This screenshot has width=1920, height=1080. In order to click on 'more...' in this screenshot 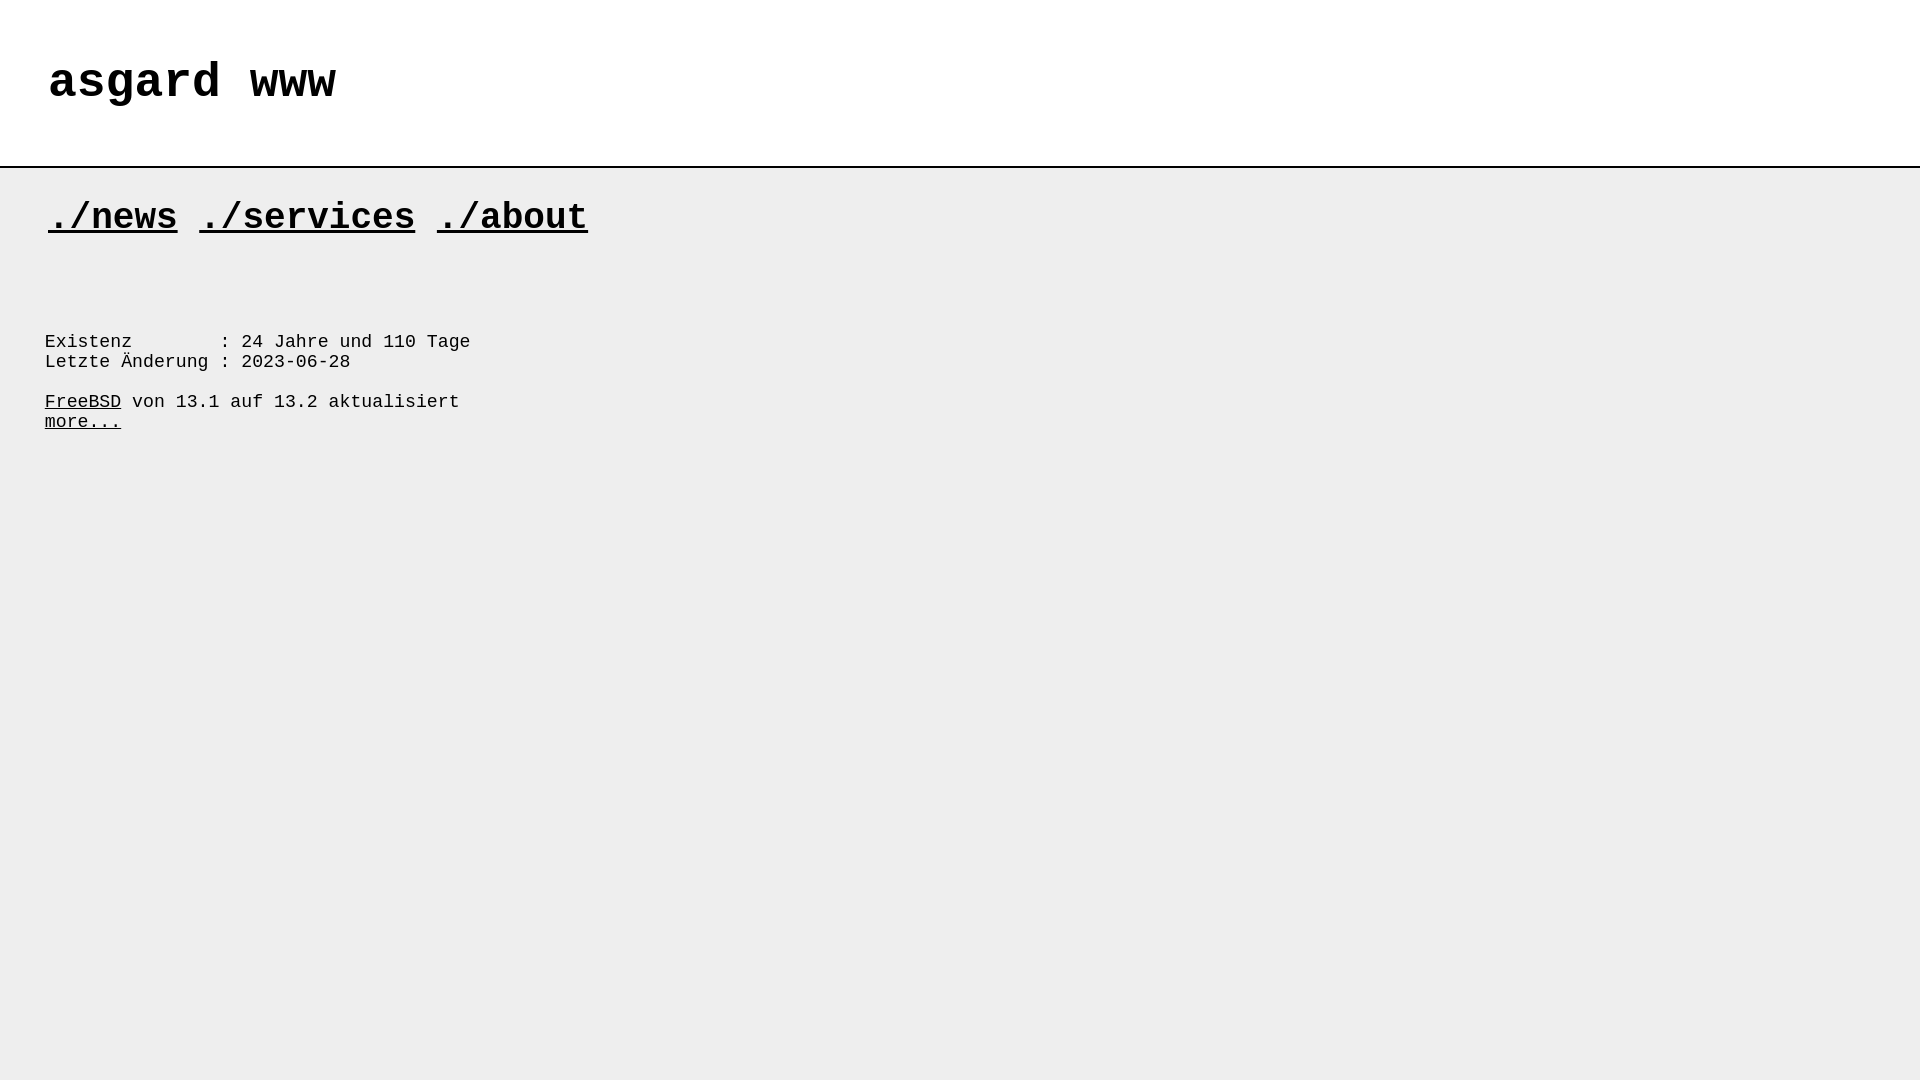, I will do `click(81, 420)`.